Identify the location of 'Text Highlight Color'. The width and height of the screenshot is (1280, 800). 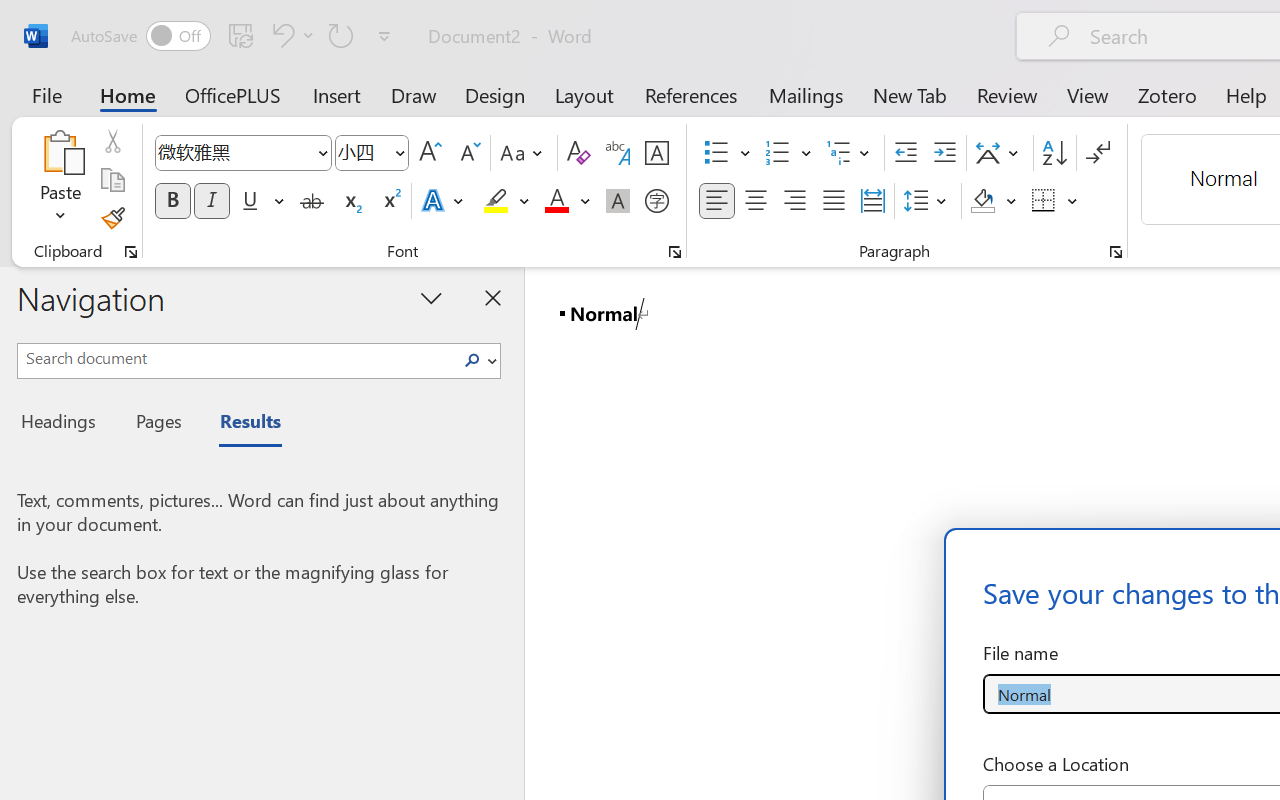
(506, 201).